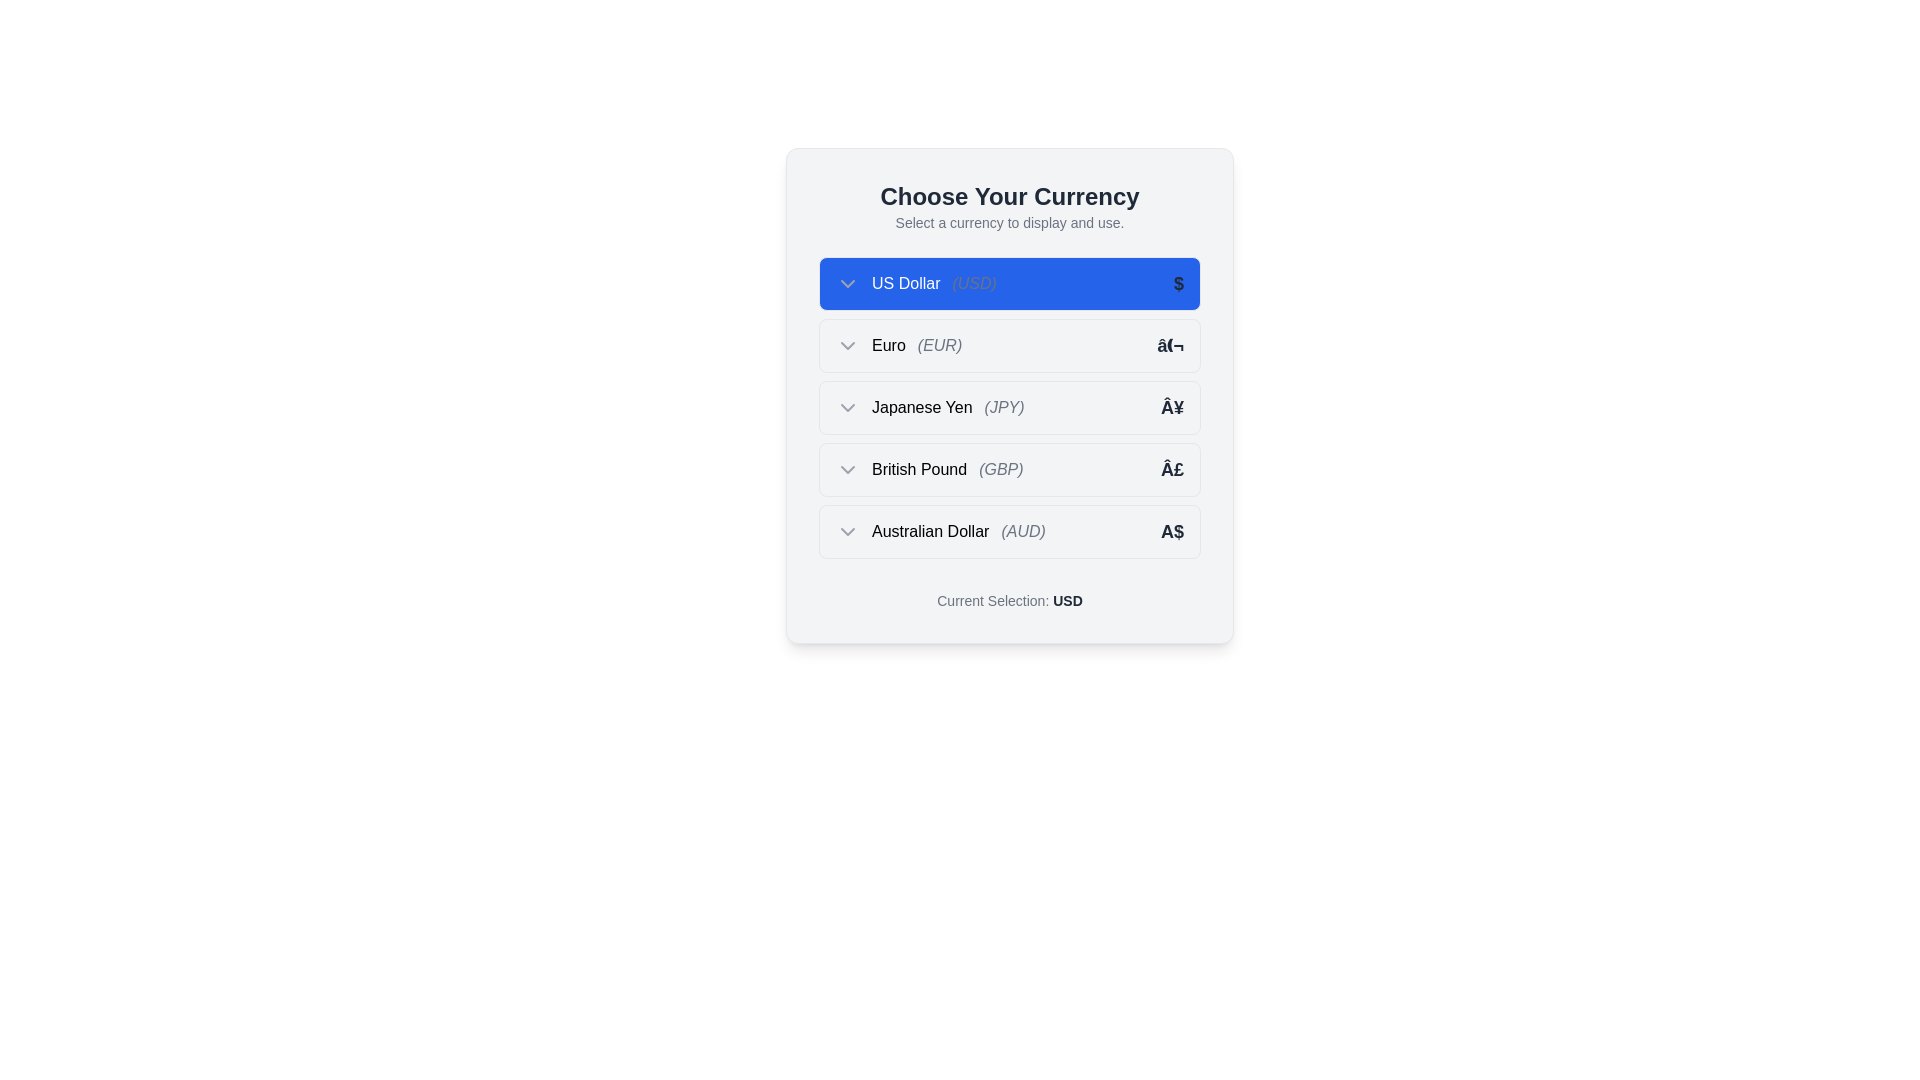  Describe the element at coordinates (848, 531) in the screenshot. I see `the downward-facing chevron icon next to the label 'Australian Dollar (AUD)'` at that location.